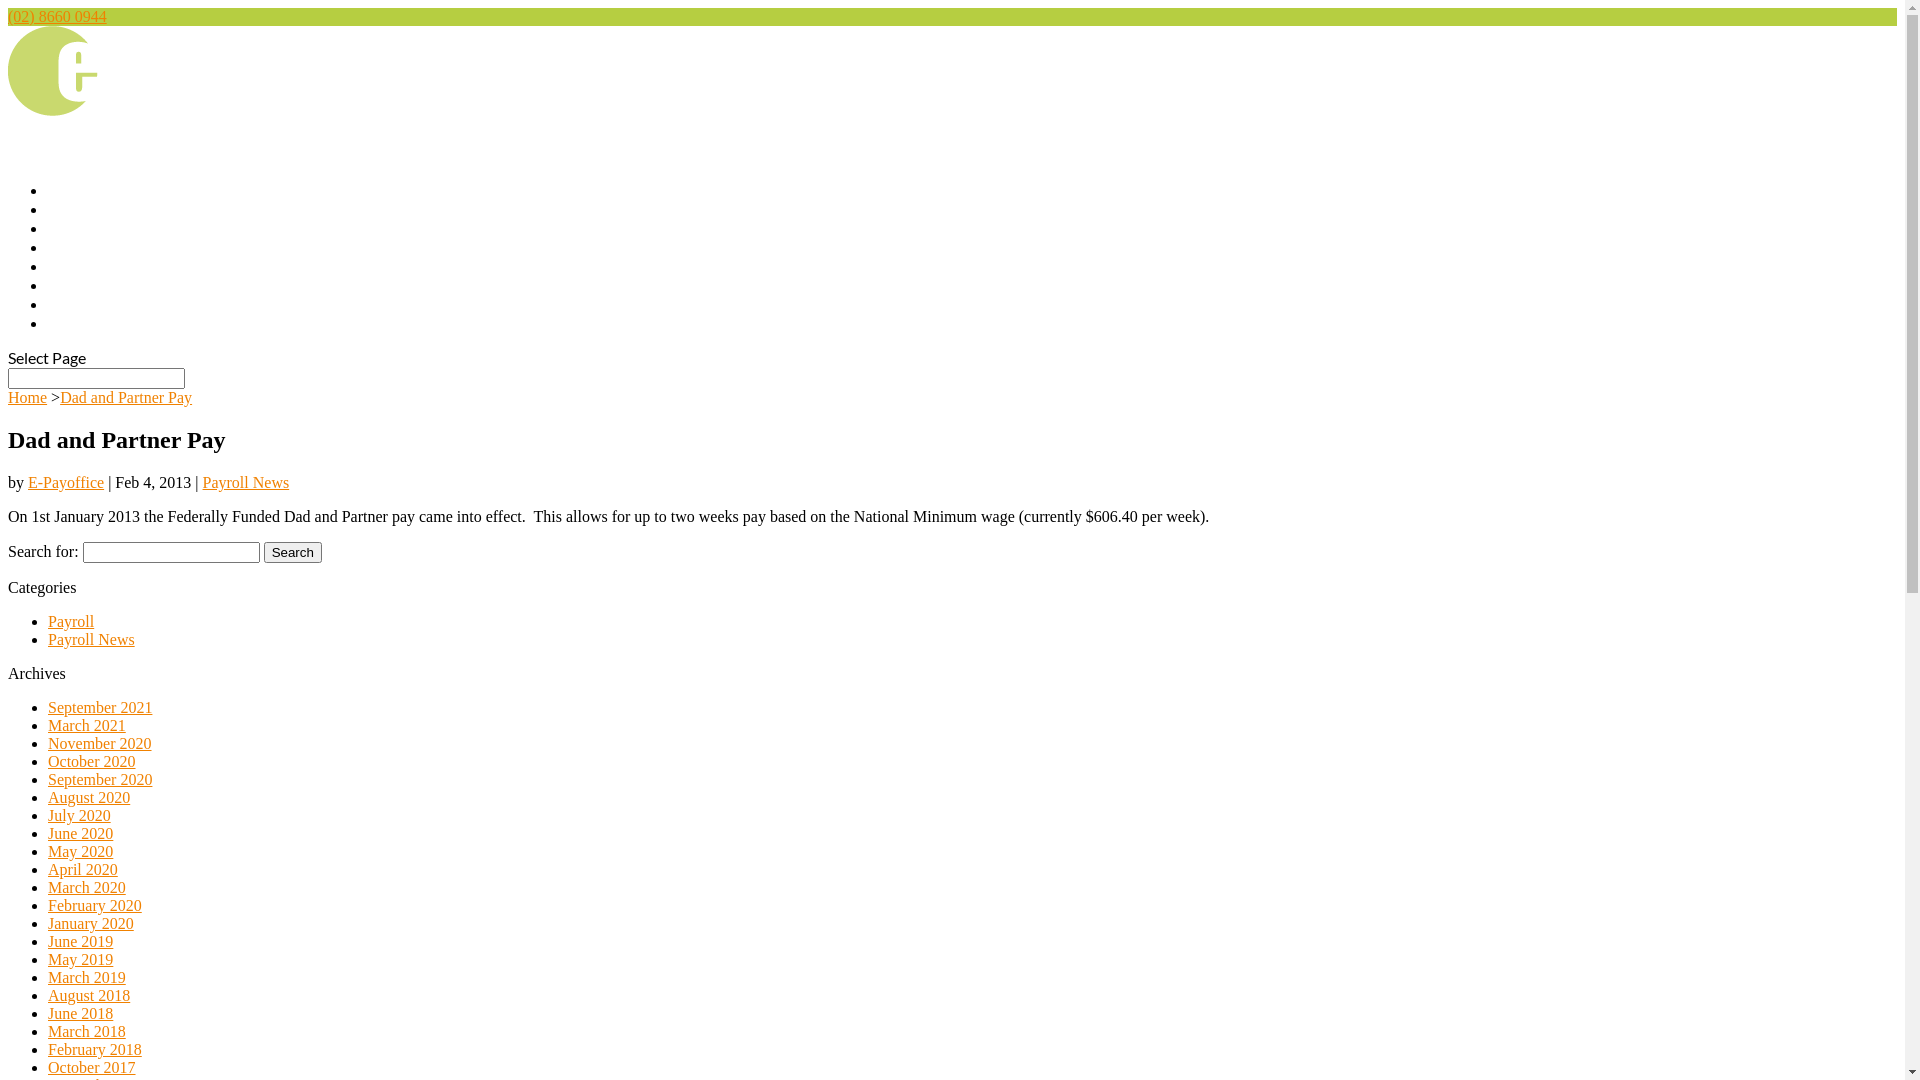 Image resolution: width=1920 pixels, height=1080 pixels. What do you see at coordinates (68, 307) in the screenshot?
I see `'BLOG'` at bounding box center [68, 307].